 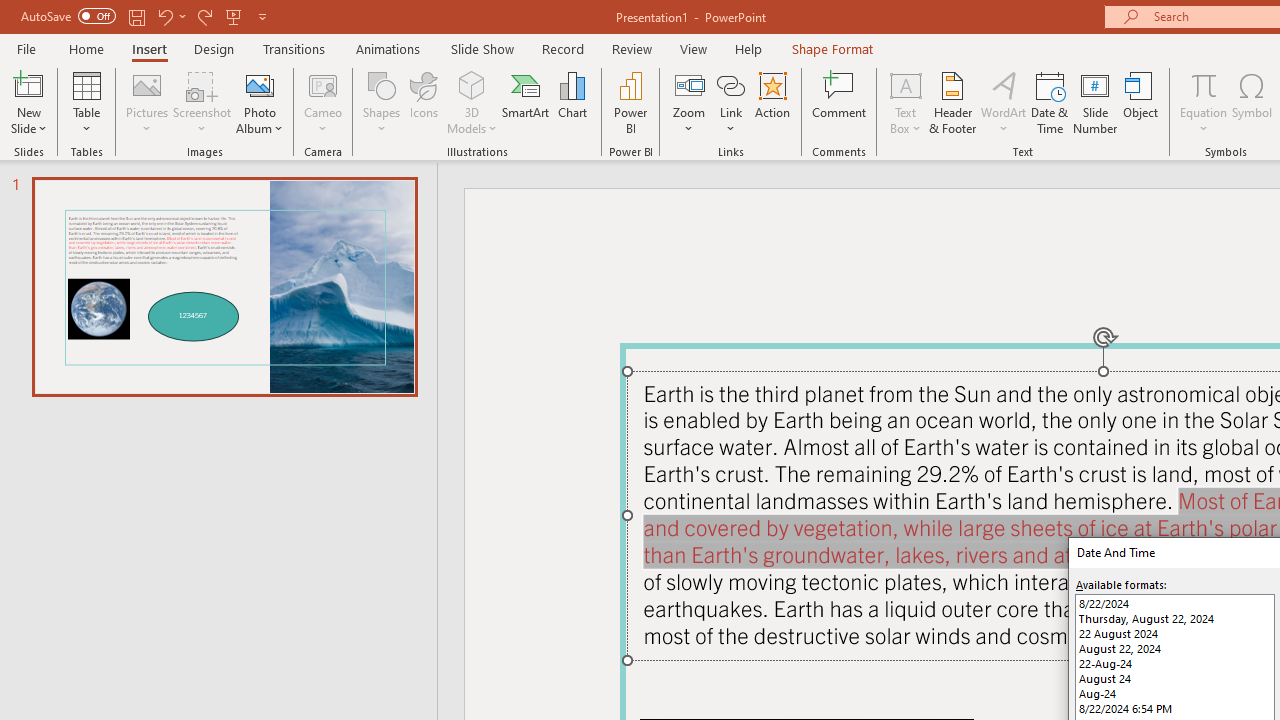 What do you see at coordinates (382, 103) in the screenshot?
I see `'Shapes'` at bounding box center [382, 103].